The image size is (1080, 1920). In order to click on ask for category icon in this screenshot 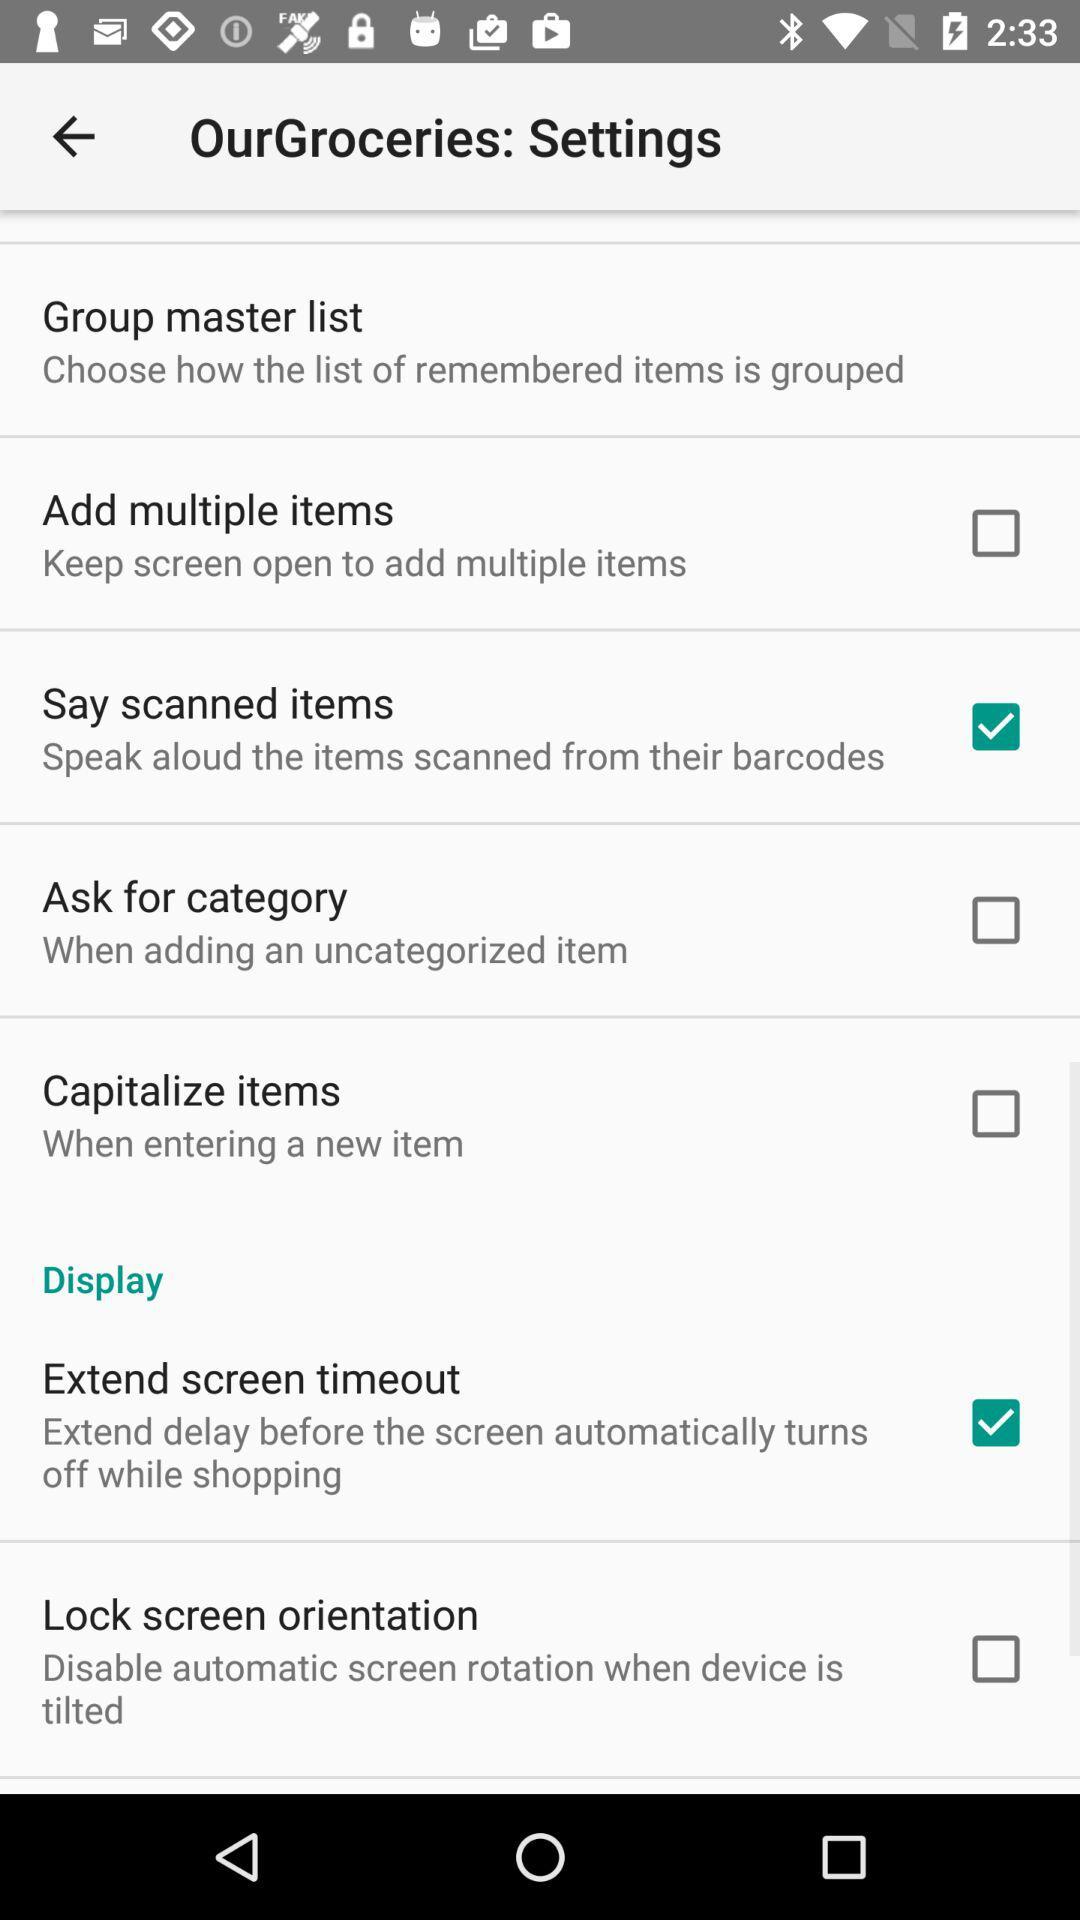, I will do `click(195, 894)`.